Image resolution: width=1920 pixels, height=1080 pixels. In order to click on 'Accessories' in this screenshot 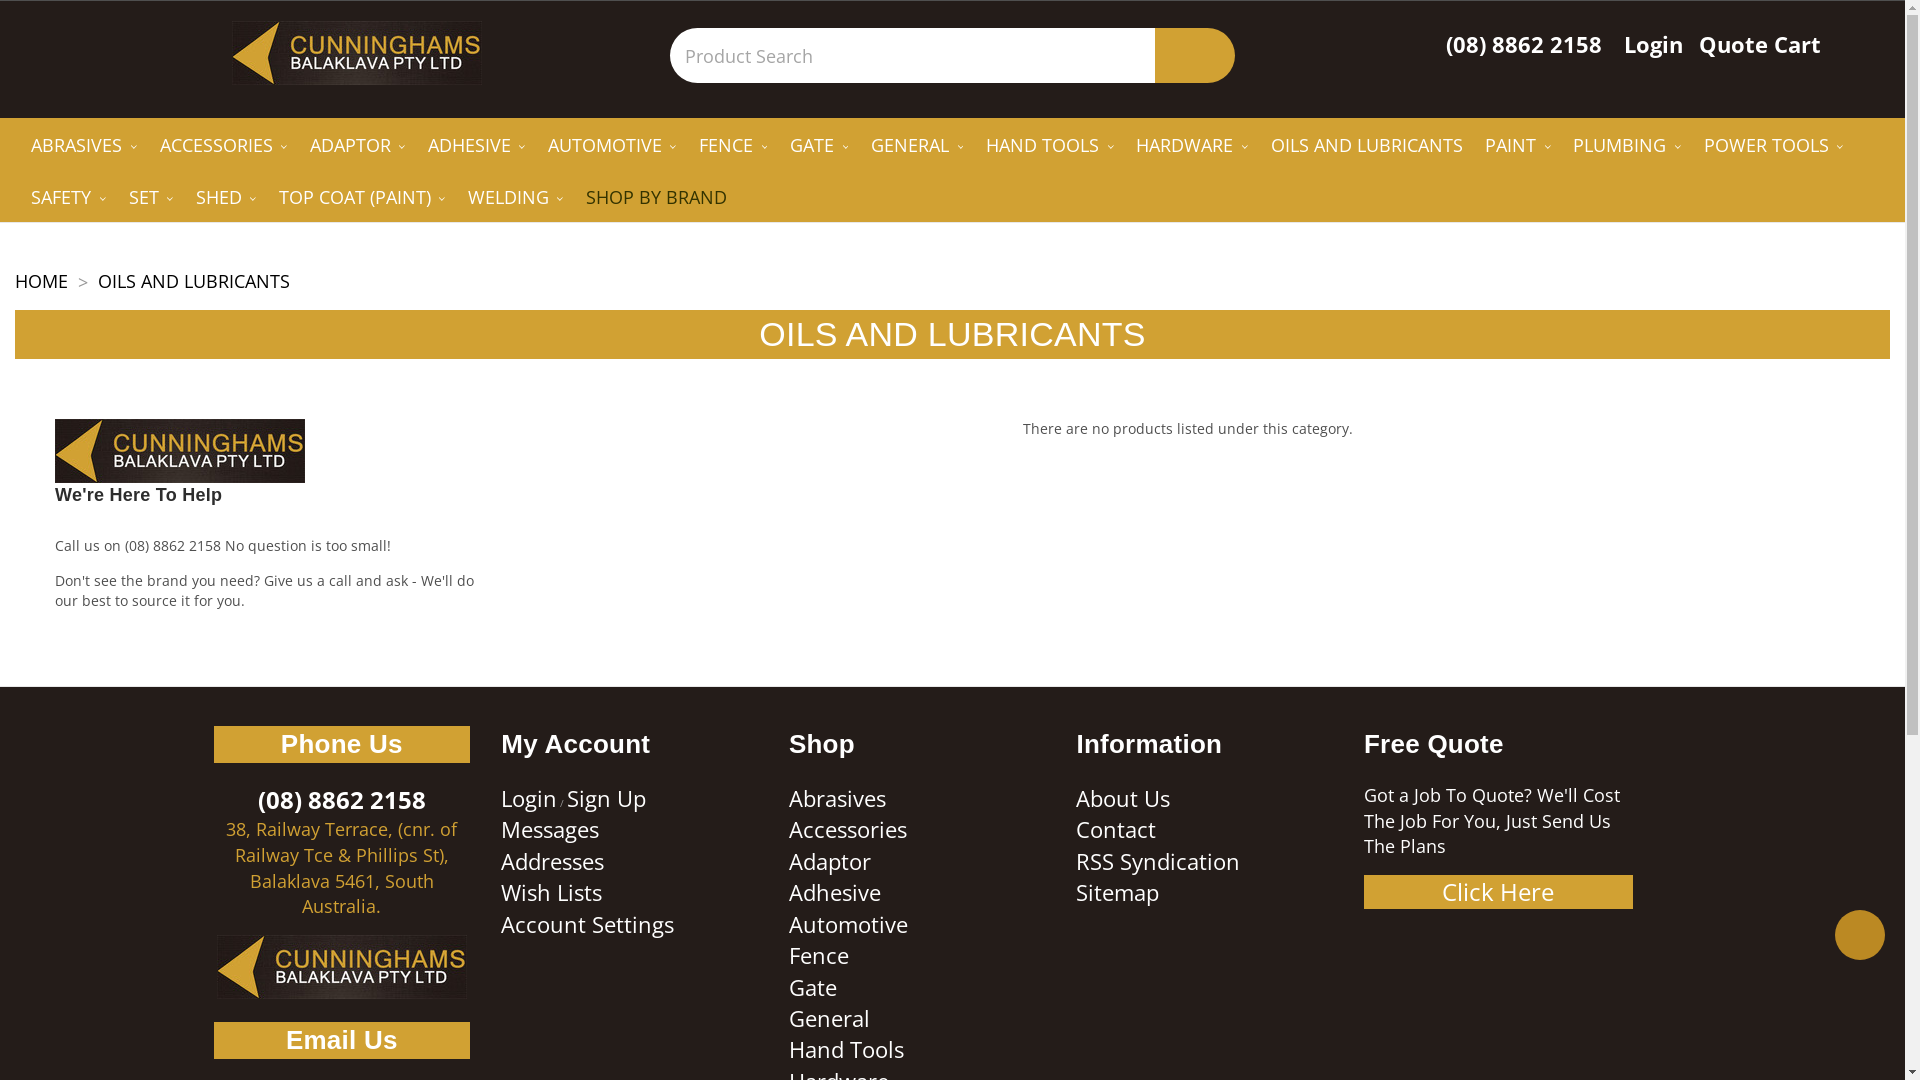, I will do `click(848, 829)`.